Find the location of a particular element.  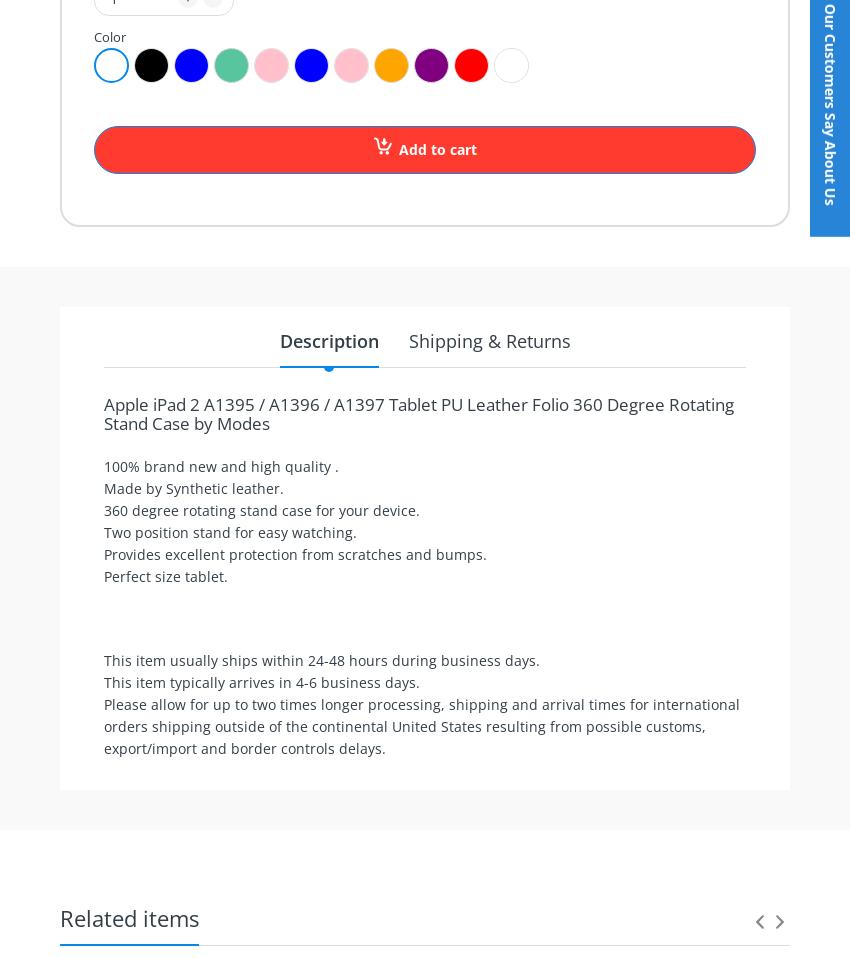

'Provides excellent protection from scratches and bumps.' is located at coordinates (293, 553).